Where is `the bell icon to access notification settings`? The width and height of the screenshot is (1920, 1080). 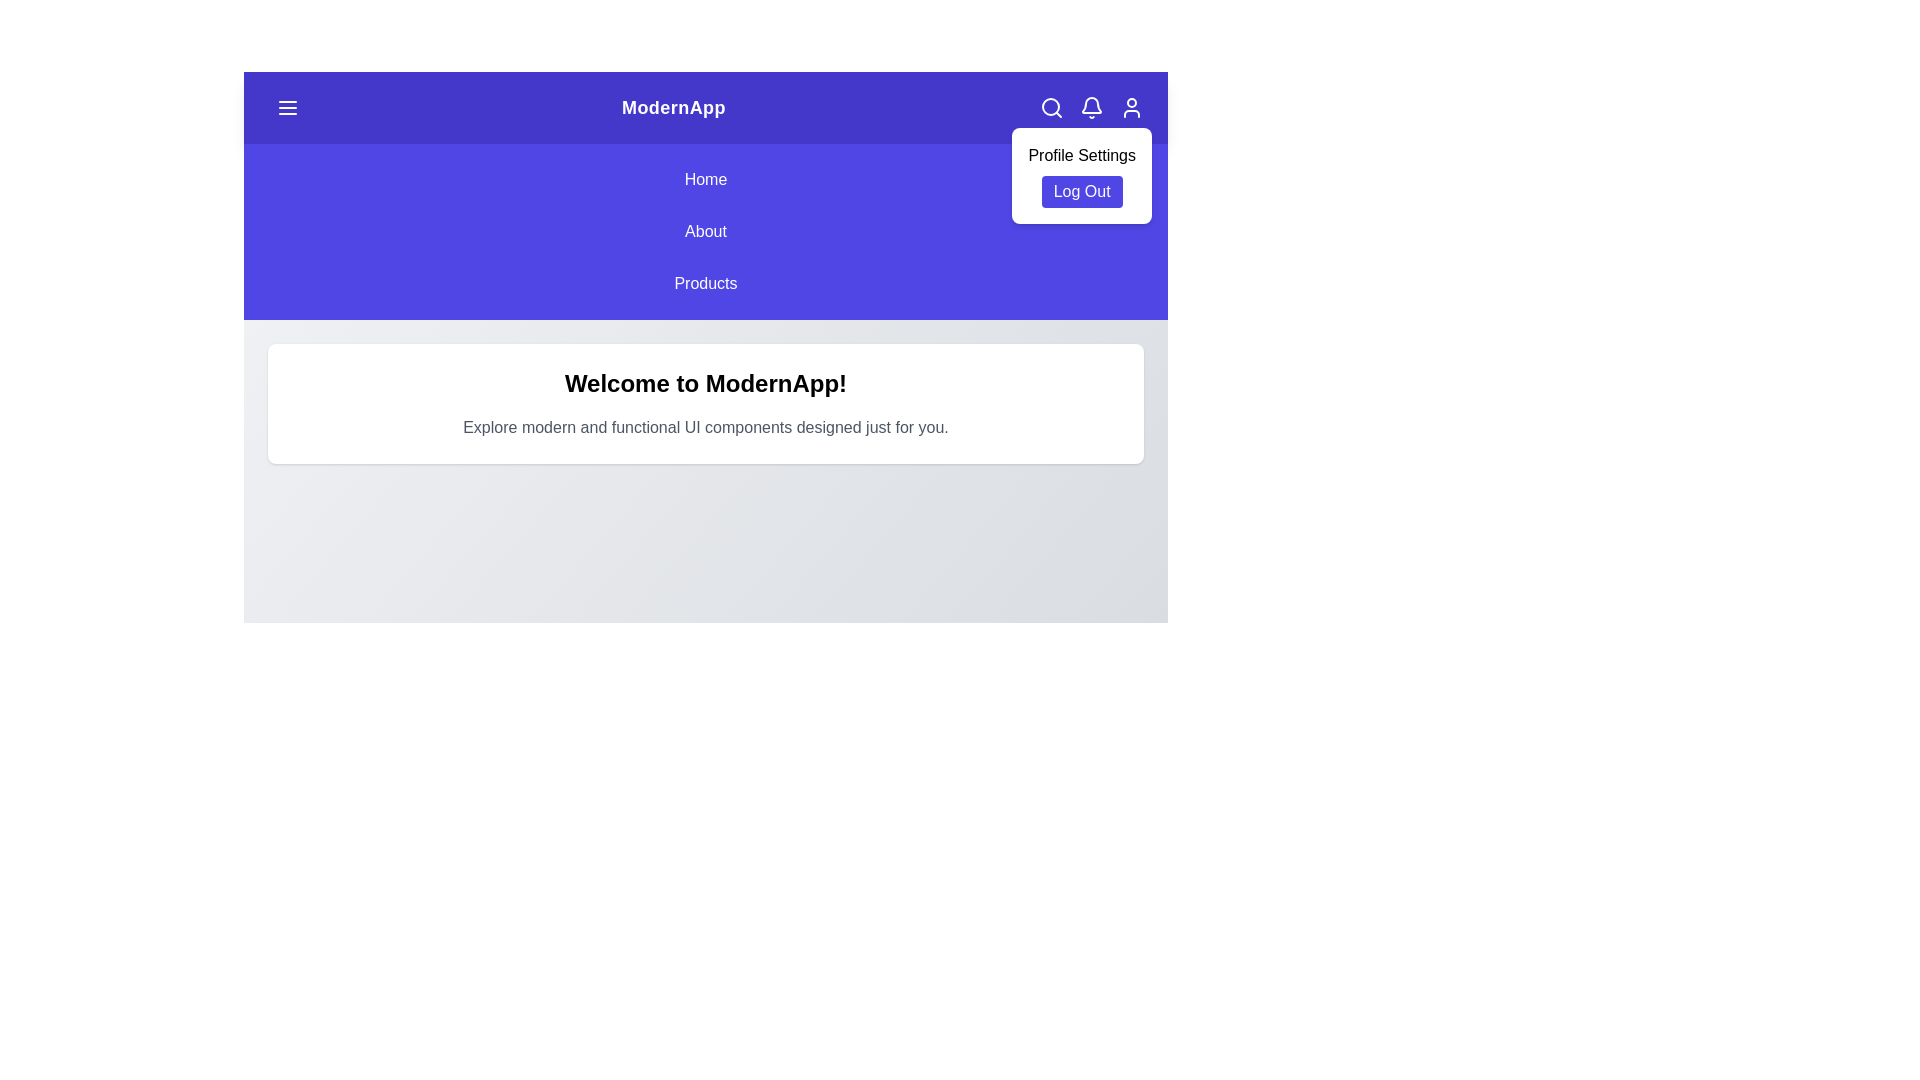 the bell icon to access notification settings is located at coordinates (1089, 108).